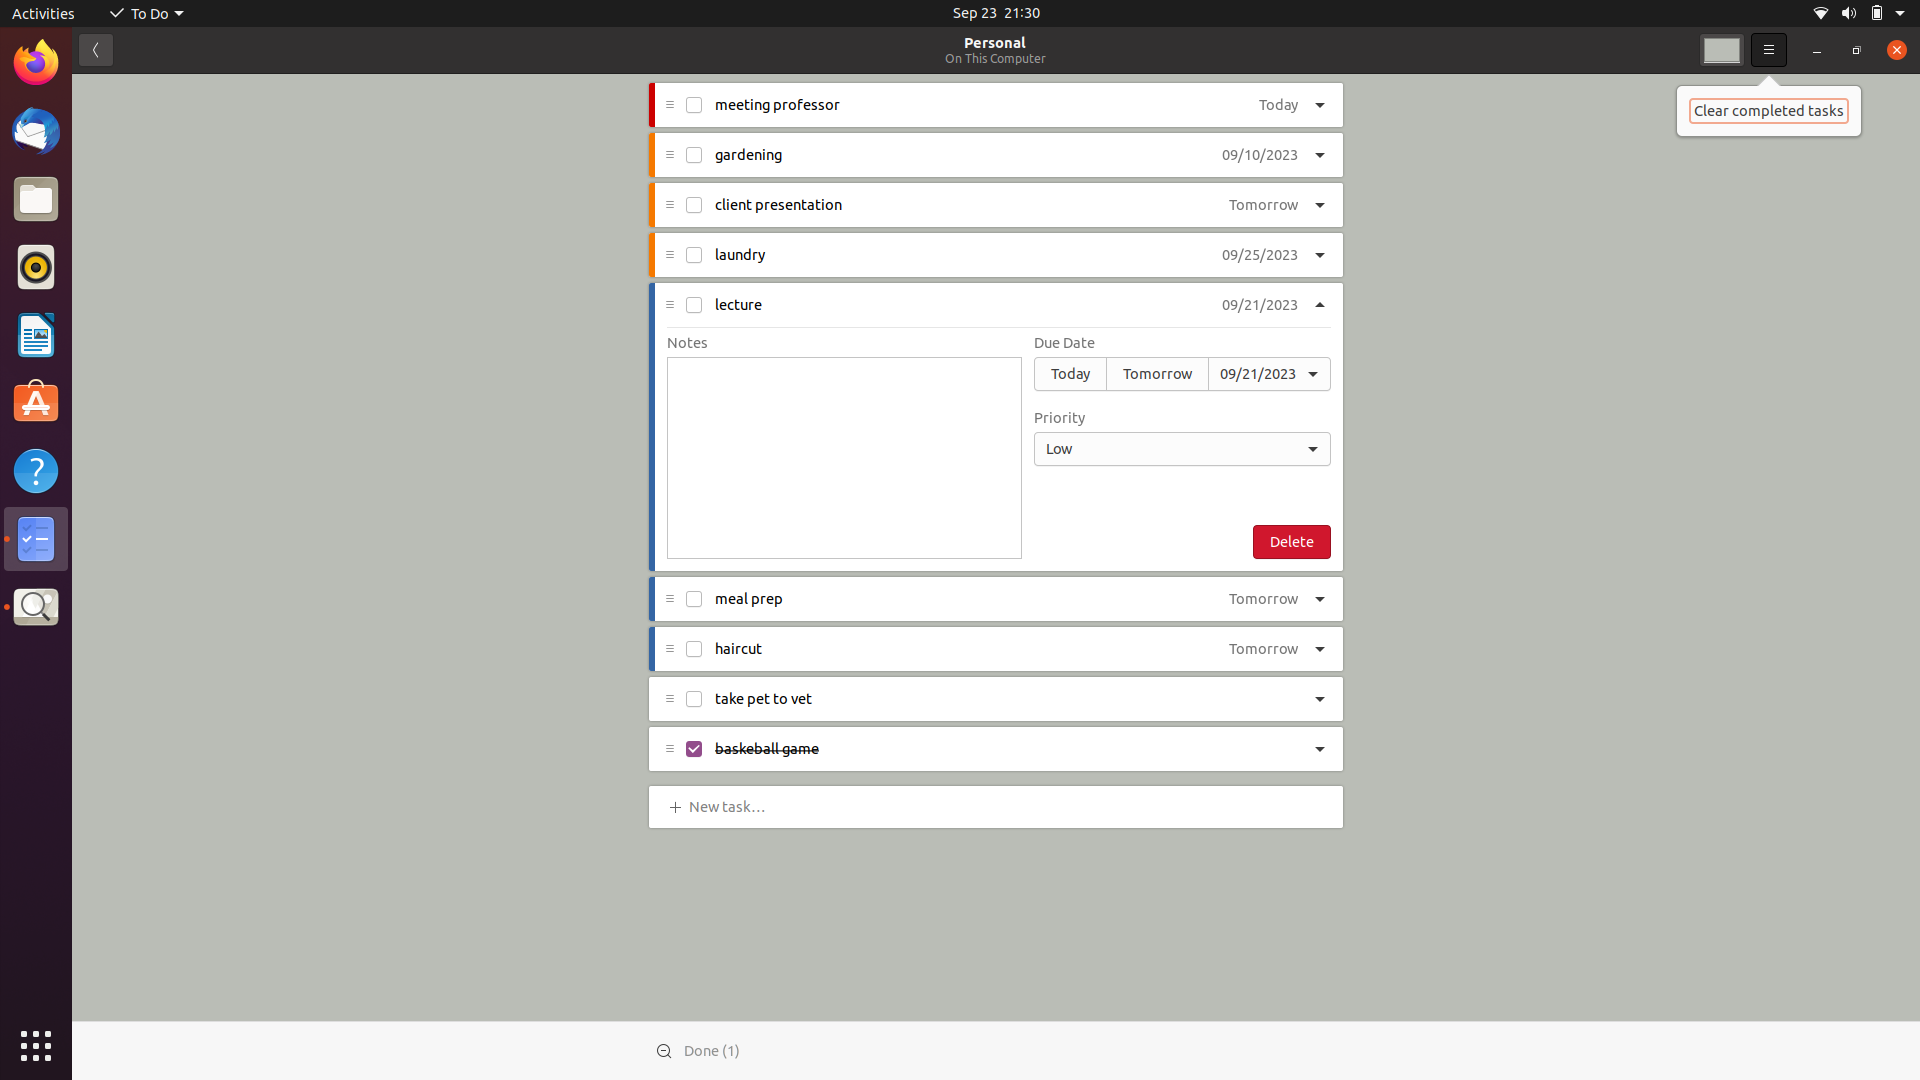 The height and width of the screenshot is (1080, 1920). I want to click on Adjust the backdrop color to the second selection present in the drop-down menu, so click(1721, 49).